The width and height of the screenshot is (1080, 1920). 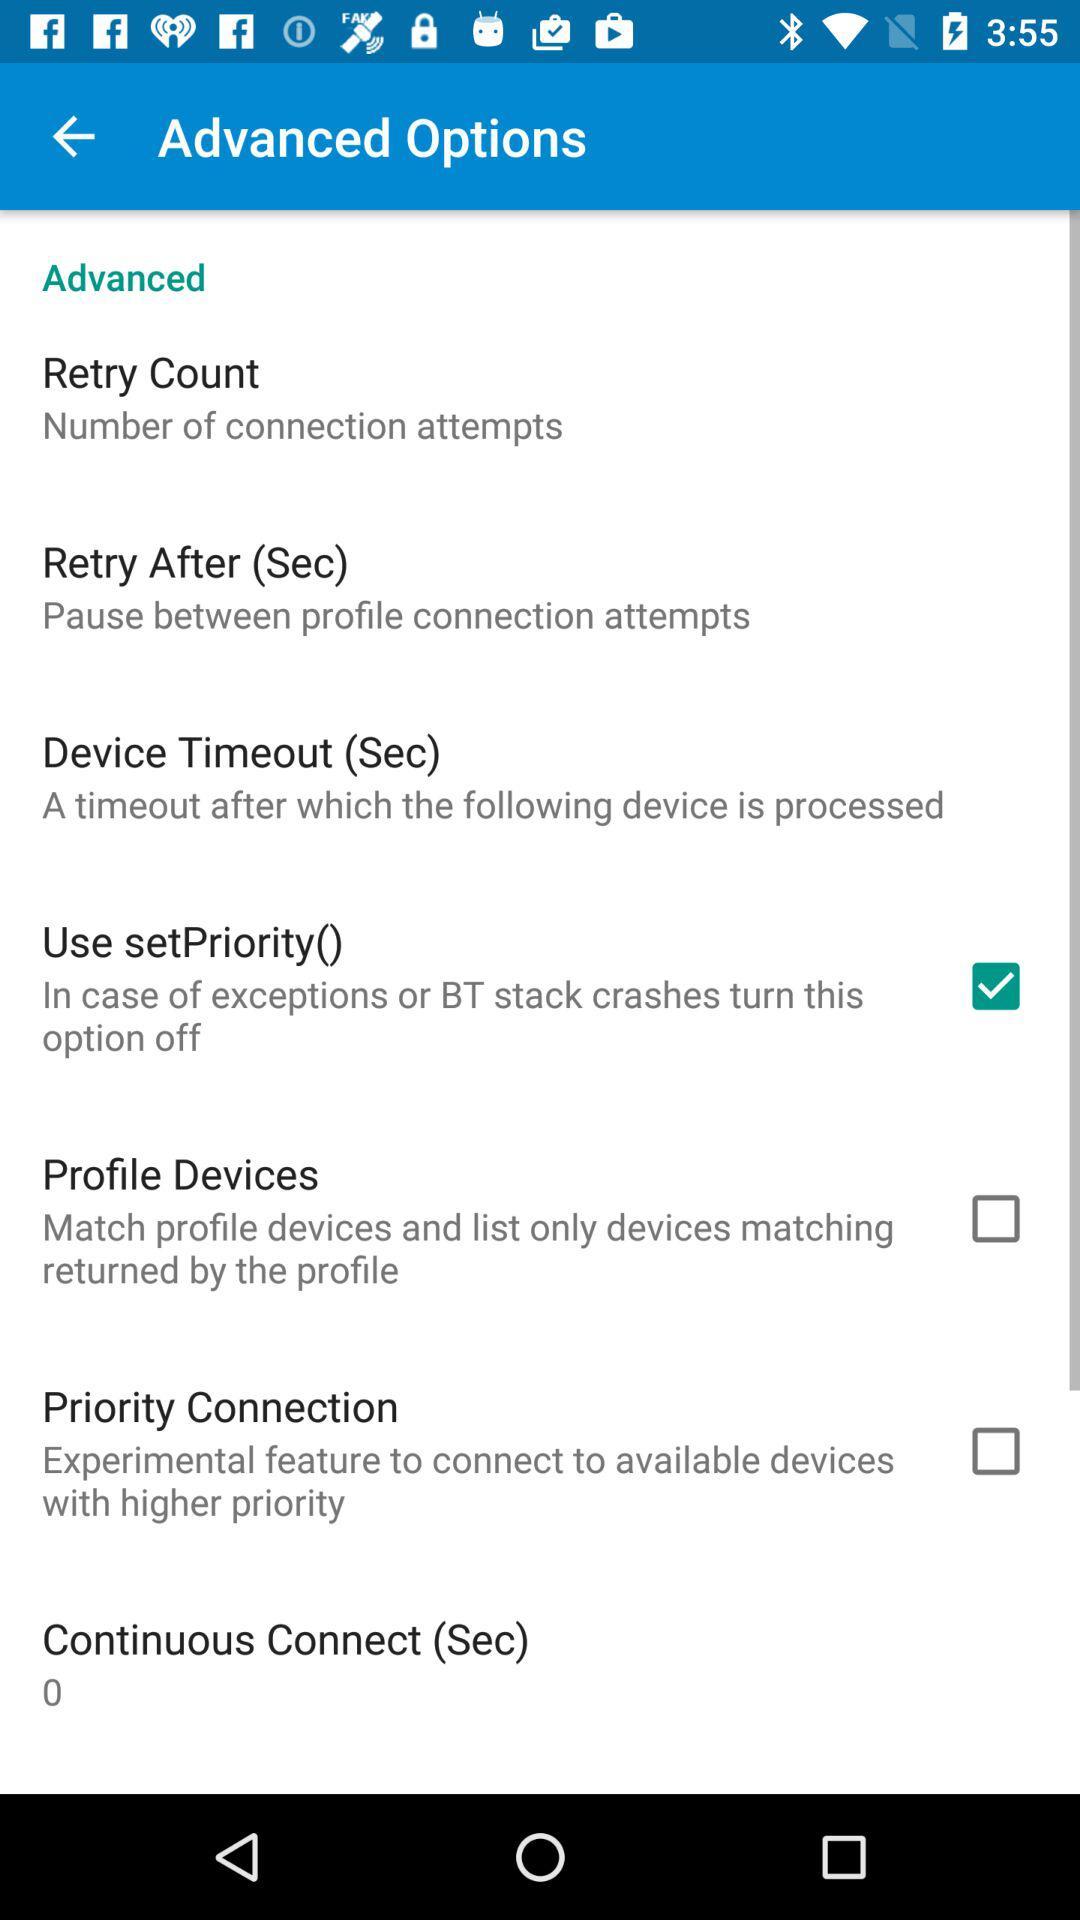 What do you see at coordinates (396, 613) in the screenshot?
I see `icon below the retry after (sec) icon` at bounding box center [396, 613].